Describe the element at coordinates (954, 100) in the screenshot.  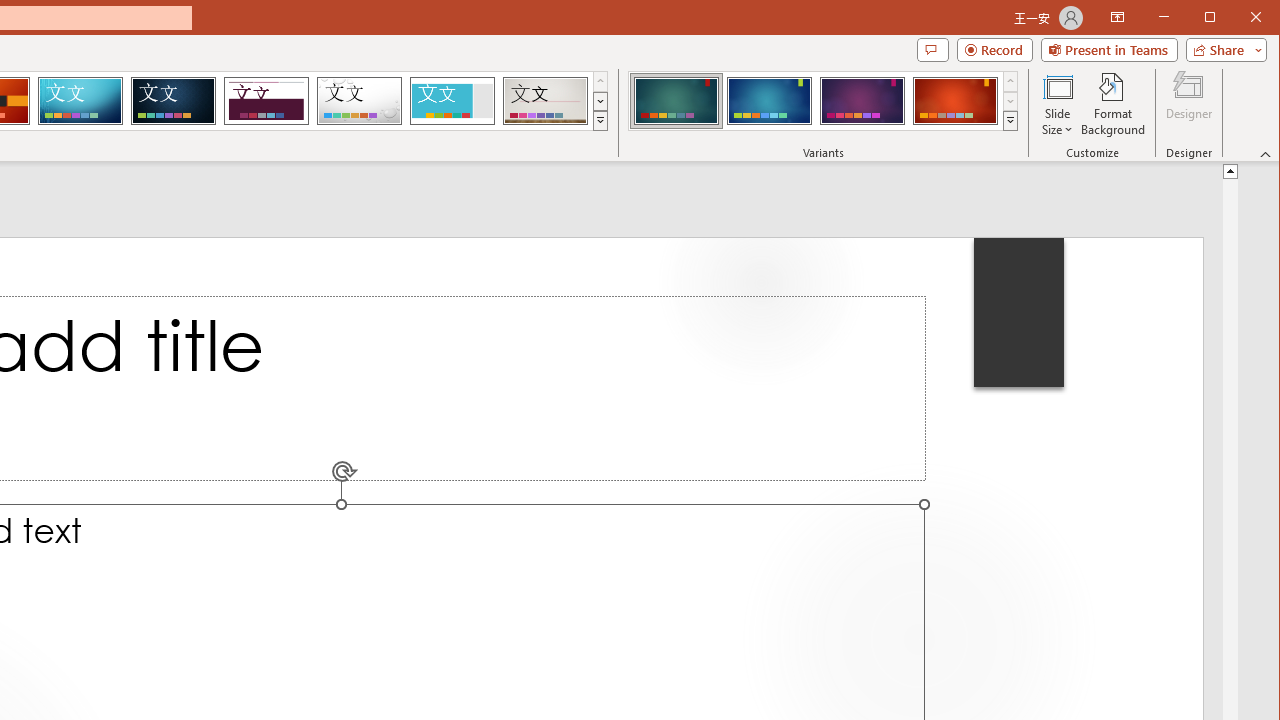
I see `'Ion Variant 4'` at that location.